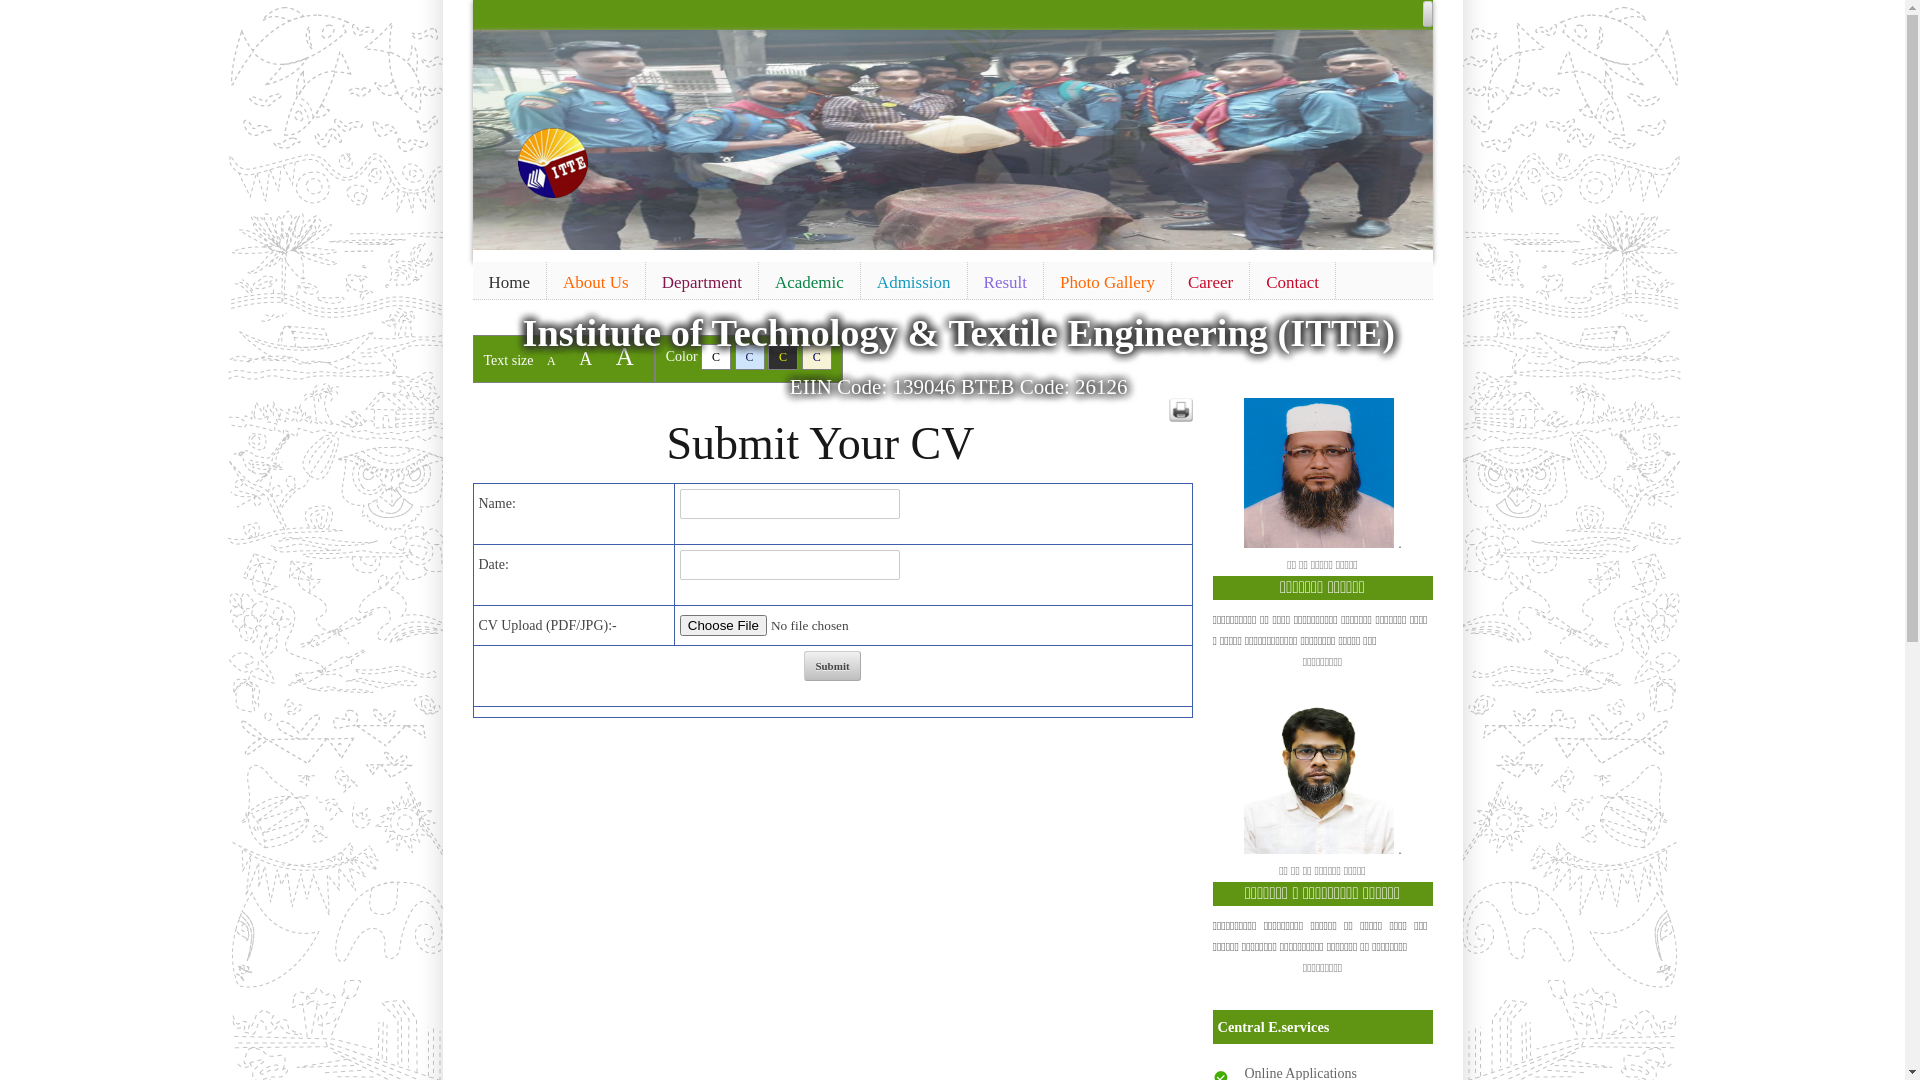 The image size is (1920, 1080). I want to click on 'Print', so click(1180, 408).